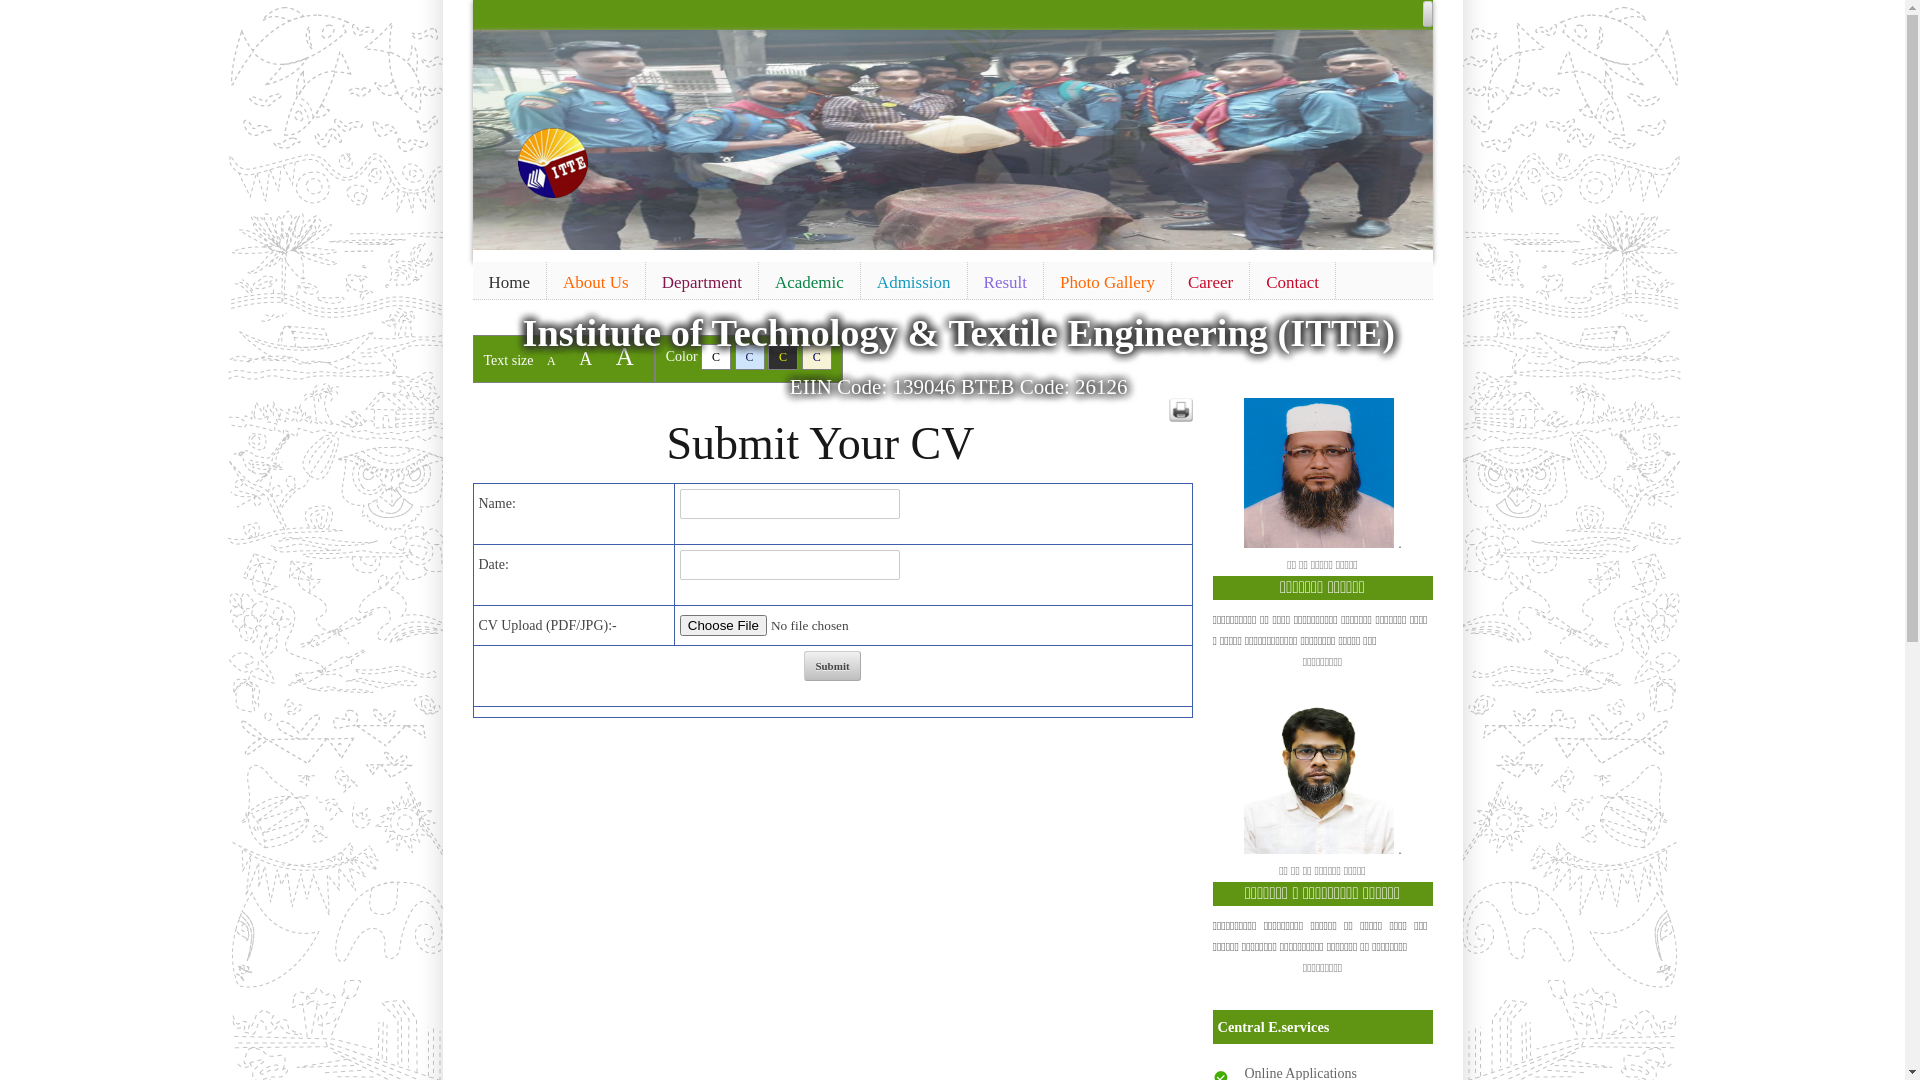 The image size is (1920, 1080). I want to click on 'Print', so click(1180, 408).